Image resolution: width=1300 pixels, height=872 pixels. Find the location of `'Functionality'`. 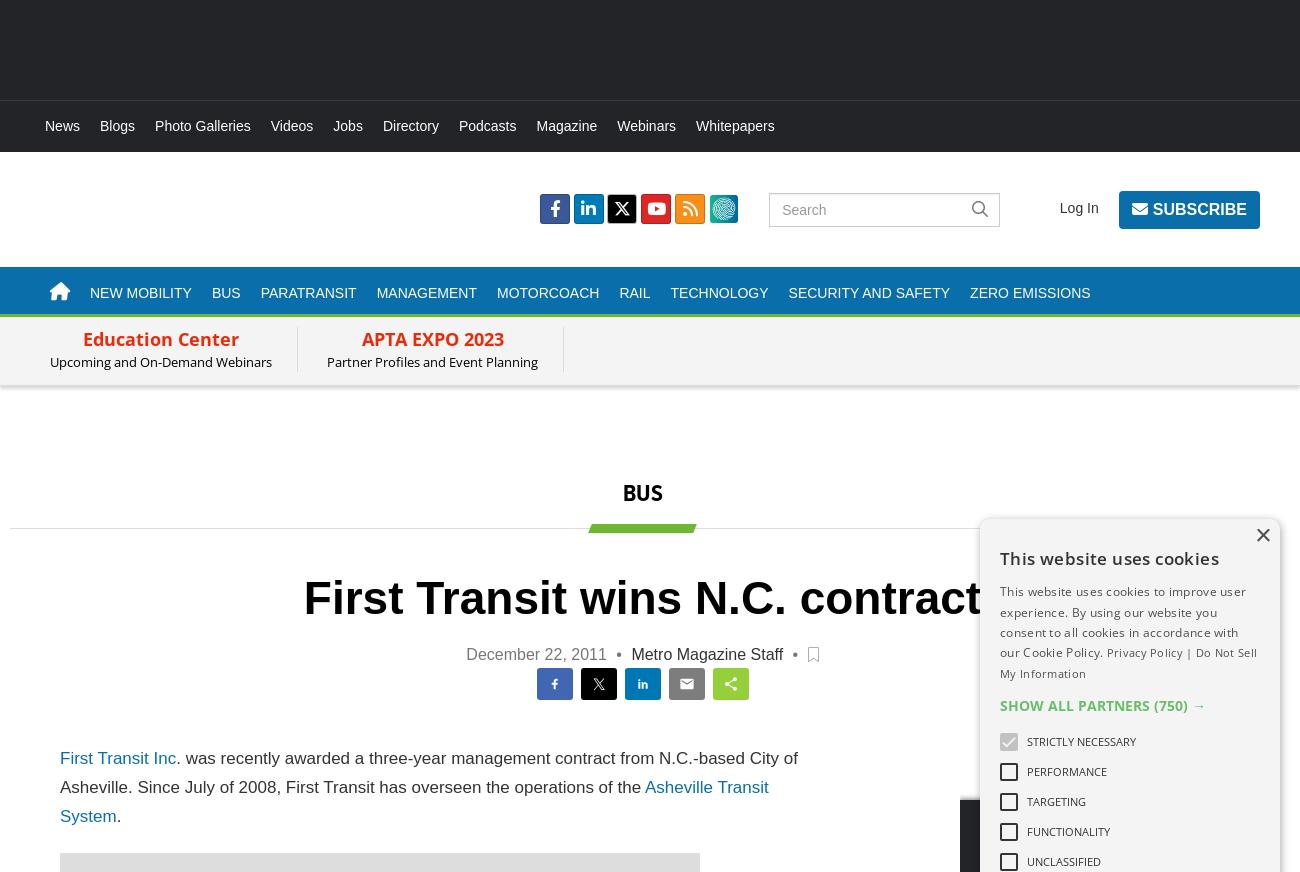

'Functionality' is located at coordinates (1068, 830).